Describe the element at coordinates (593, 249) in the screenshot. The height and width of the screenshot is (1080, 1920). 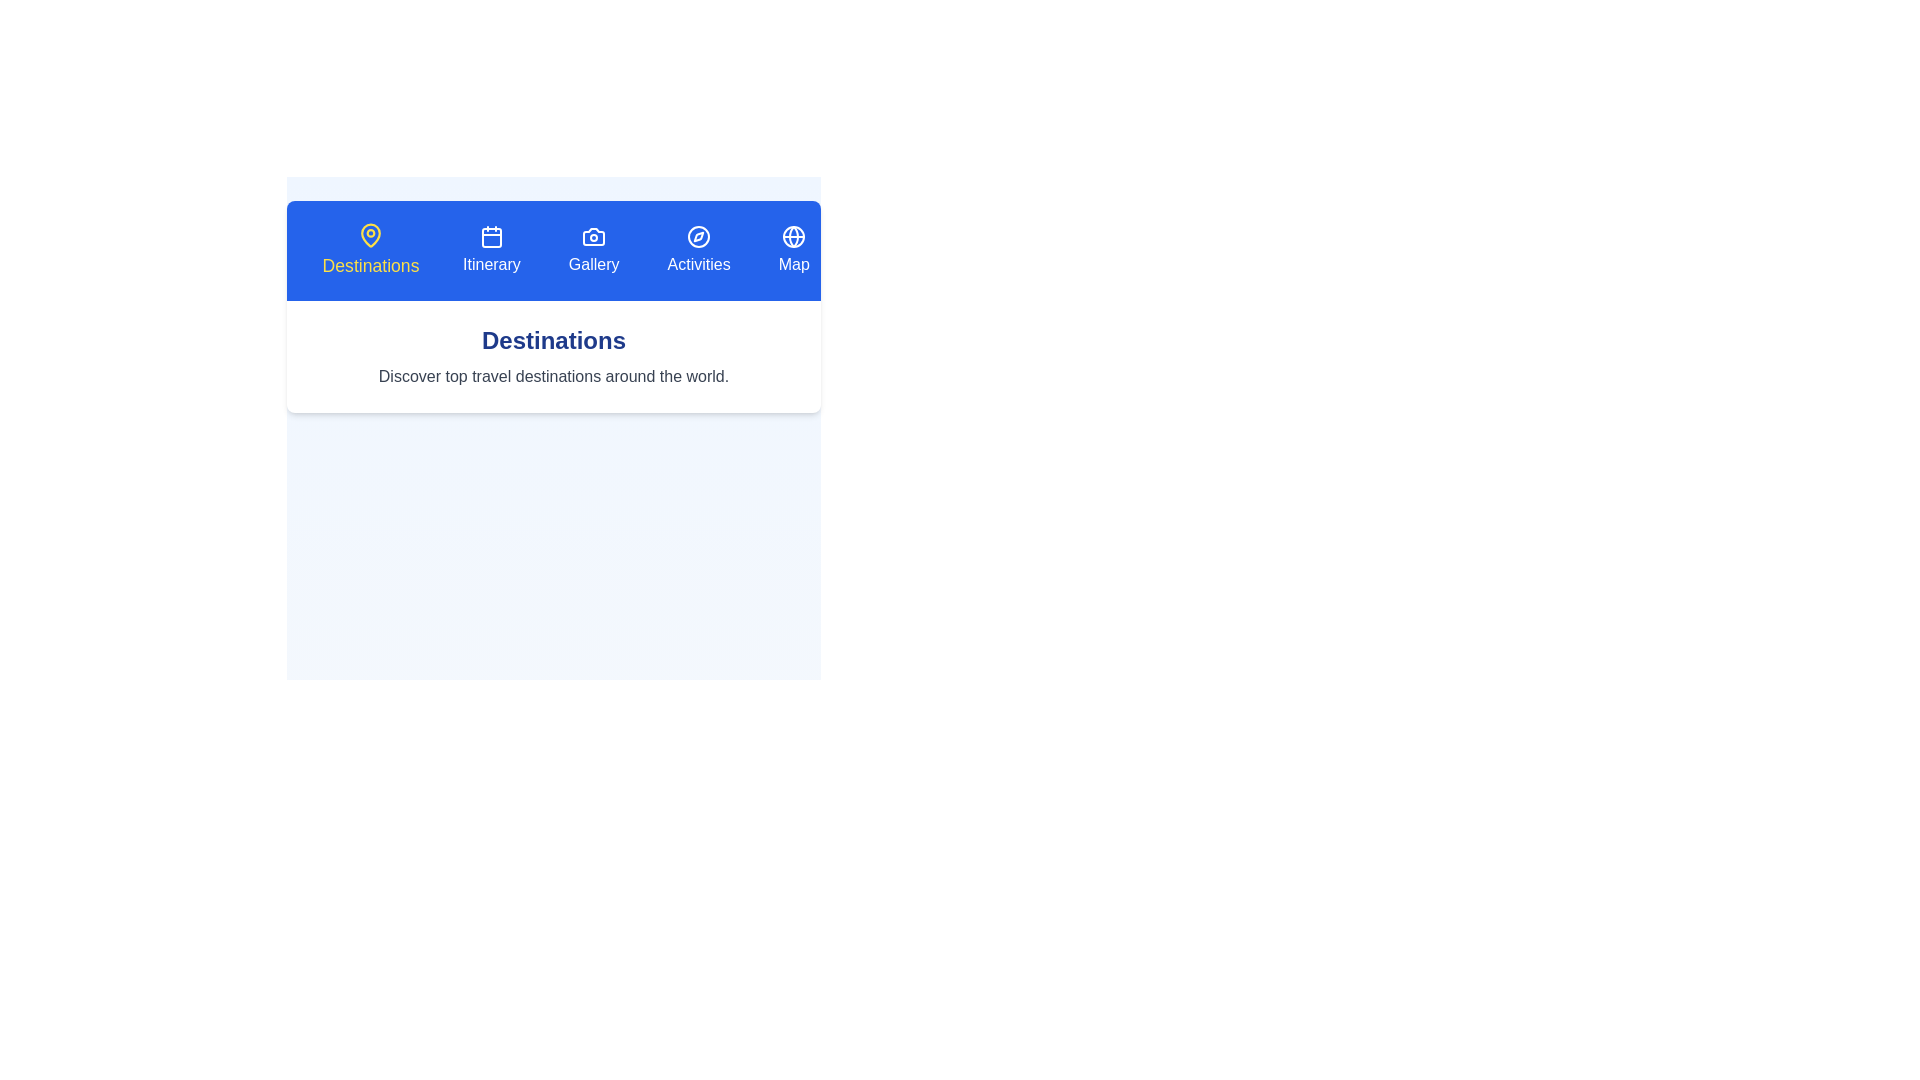
I see `the gallery button, the third button in a row of five` at that location.